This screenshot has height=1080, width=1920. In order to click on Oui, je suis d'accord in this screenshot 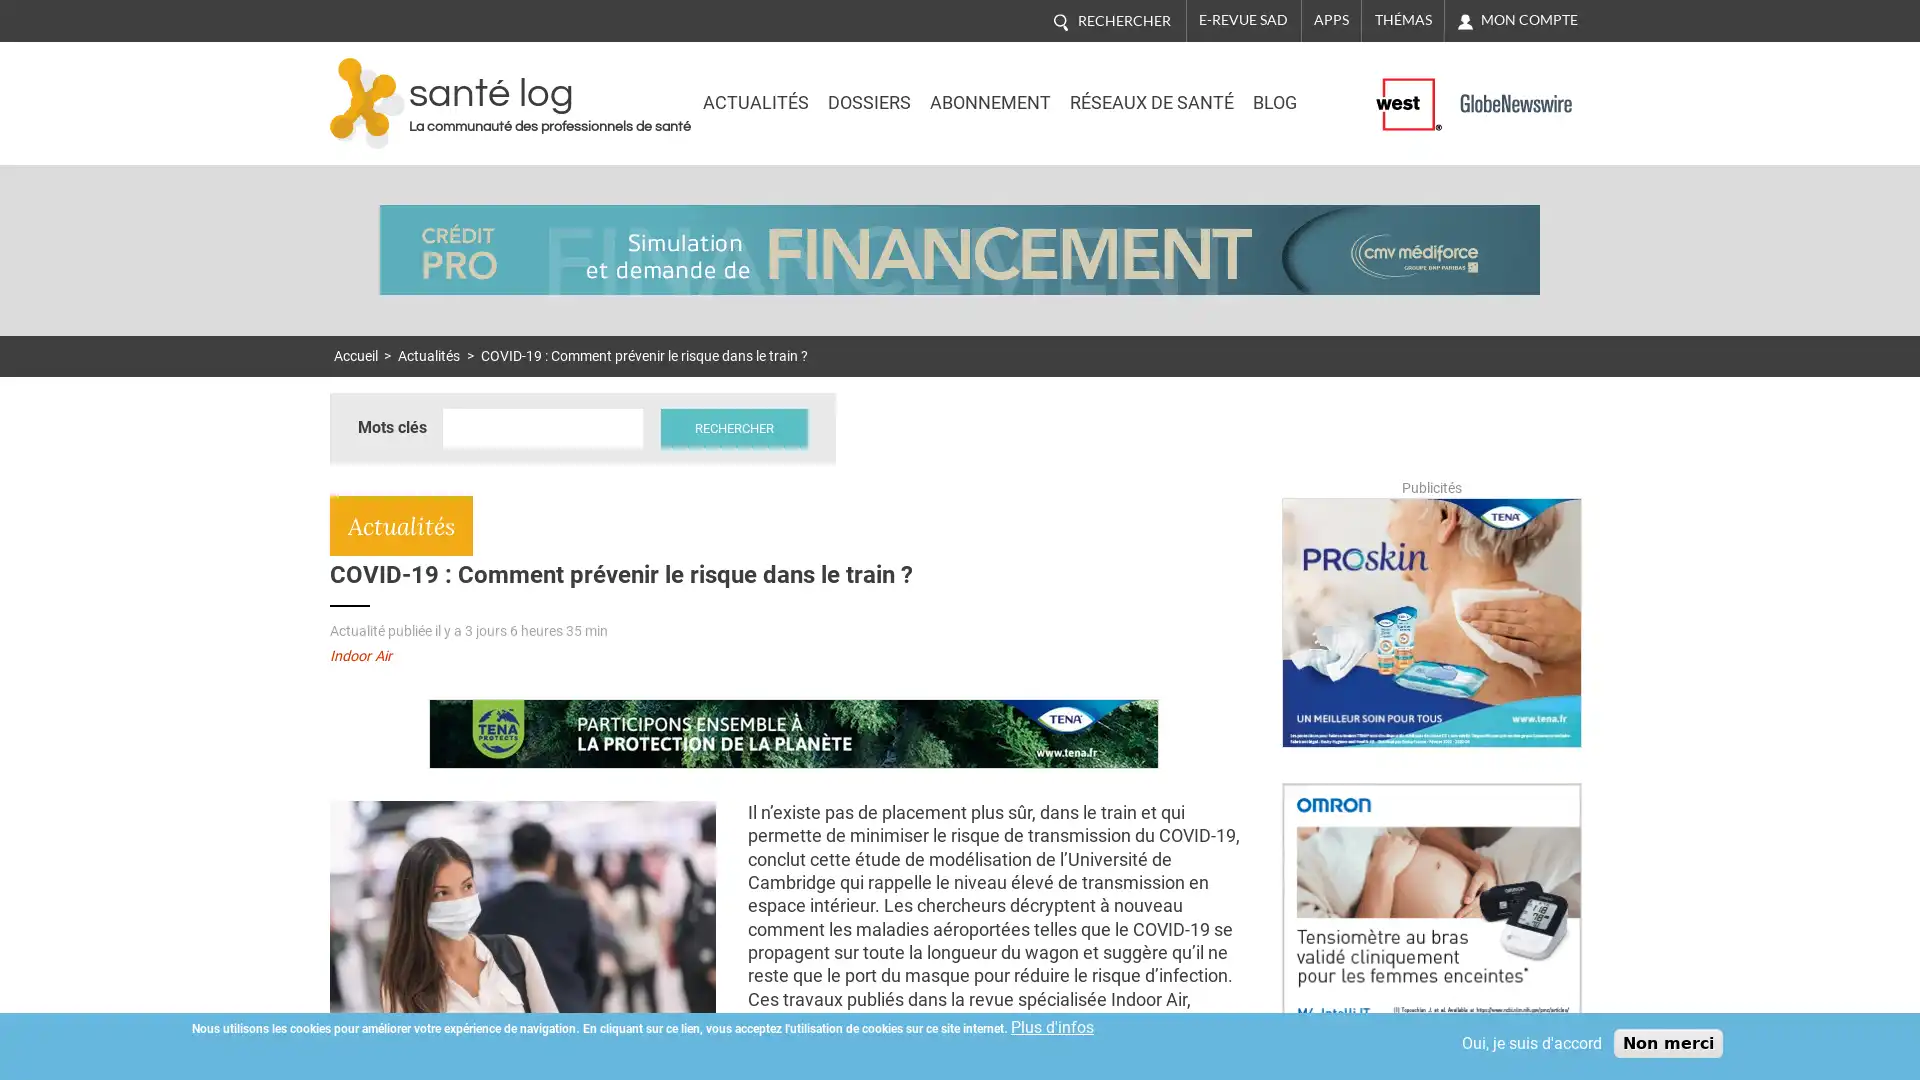, I will do `click(1530, 1042)`.